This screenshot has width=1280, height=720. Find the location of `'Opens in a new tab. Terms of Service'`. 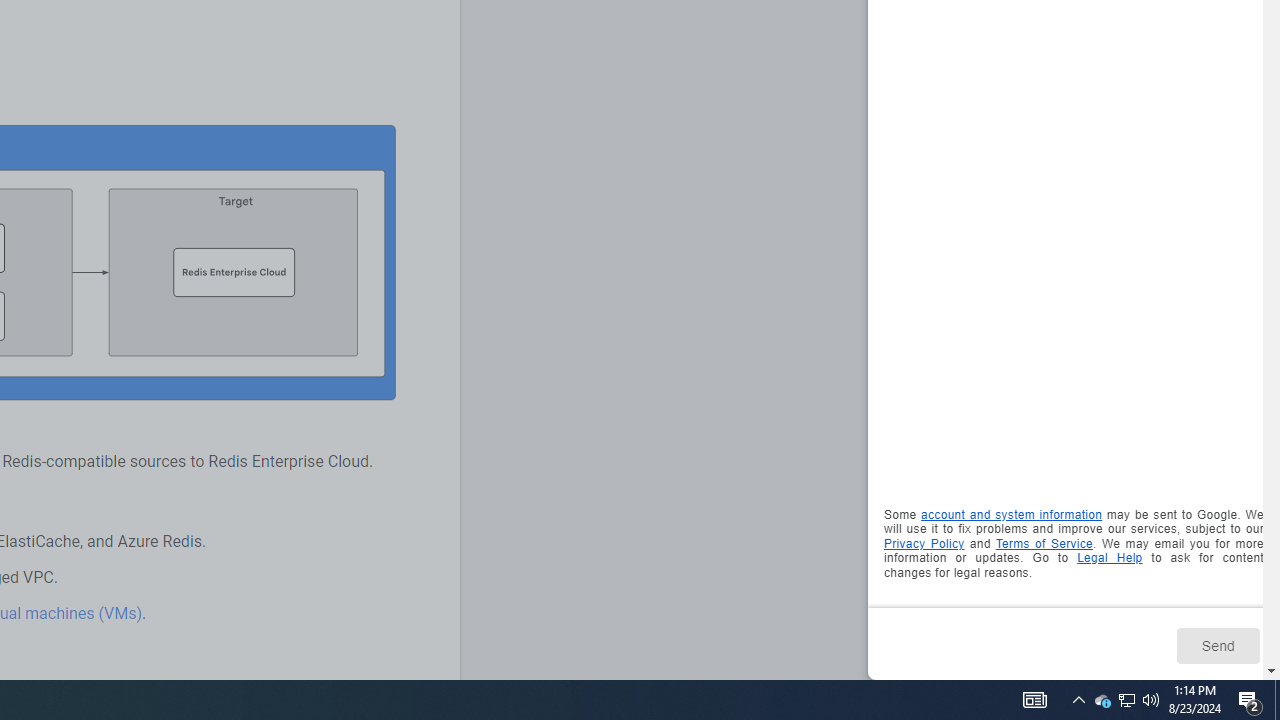

'Opens in a new tab. Terms of Service' is located at coordinates (1043, 543).